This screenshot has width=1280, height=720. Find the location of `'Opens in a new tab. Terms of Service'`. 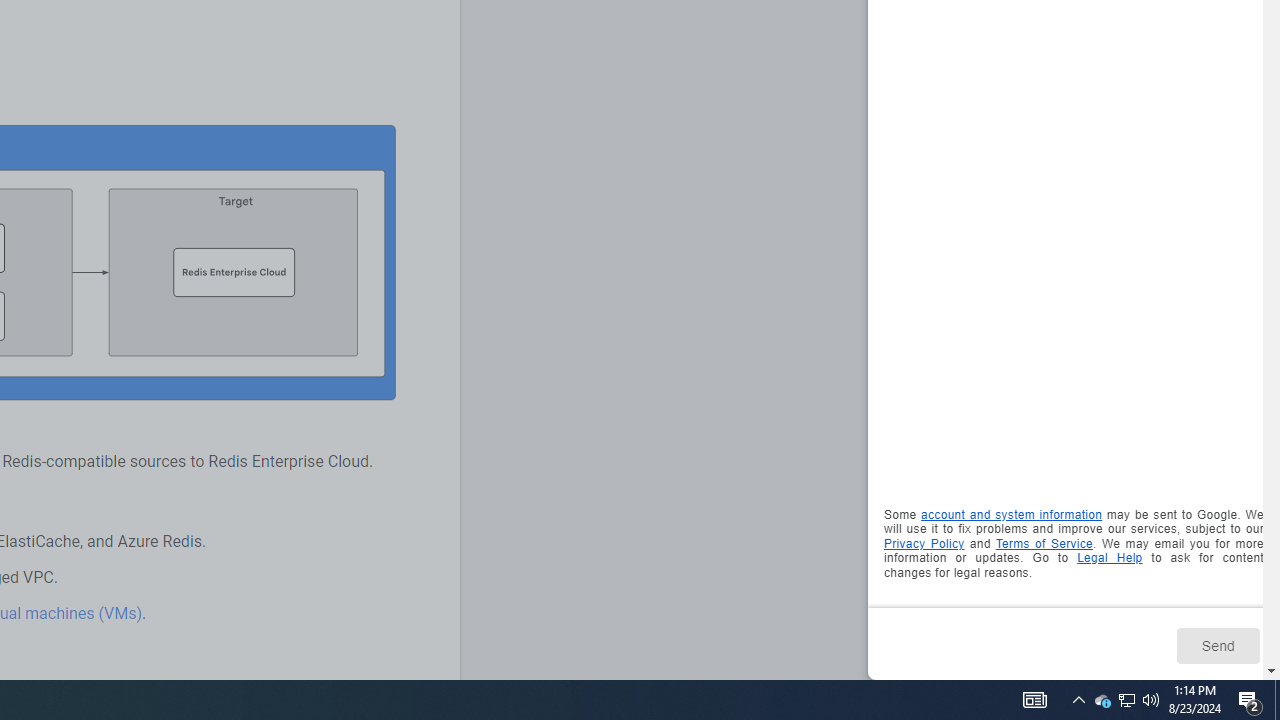

'Opens in a new tab. Terms of Service' is located at coordinates (1043, 543).